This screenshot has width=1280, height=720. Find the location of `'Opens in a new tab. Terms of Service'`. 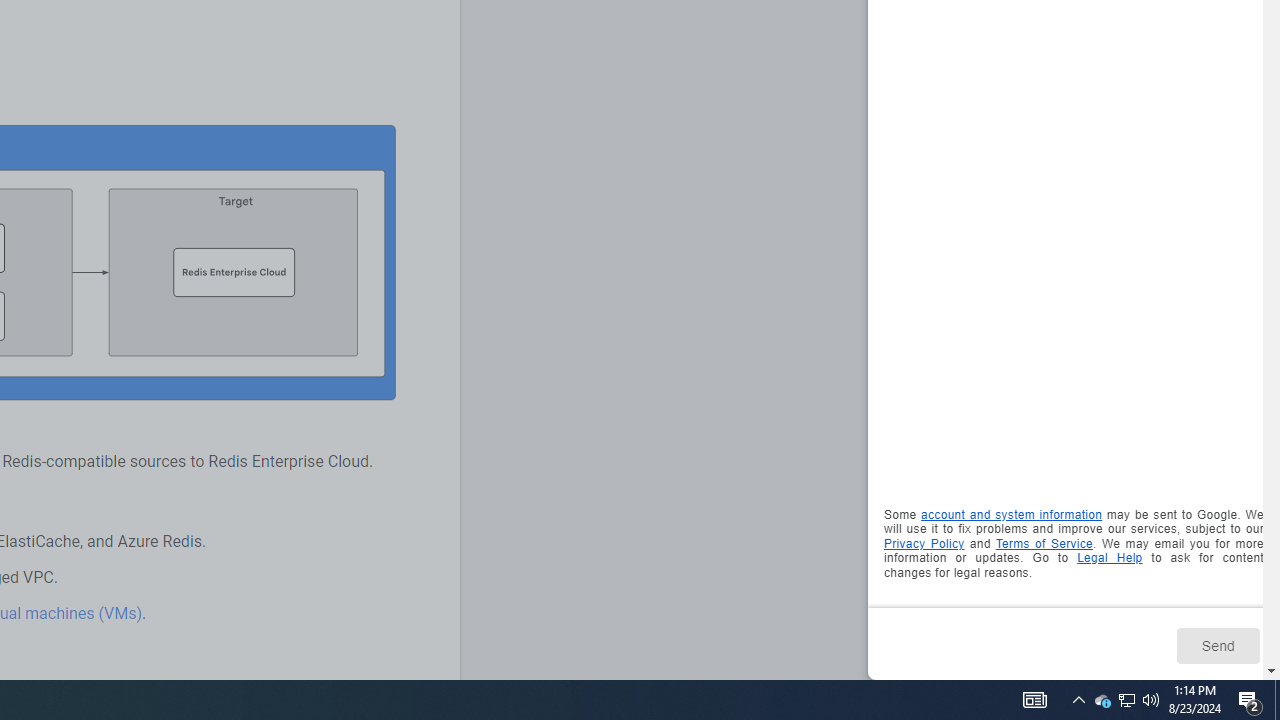

'Opens in a new tab. Terms of Service' is located at coordinates (1043, 543).